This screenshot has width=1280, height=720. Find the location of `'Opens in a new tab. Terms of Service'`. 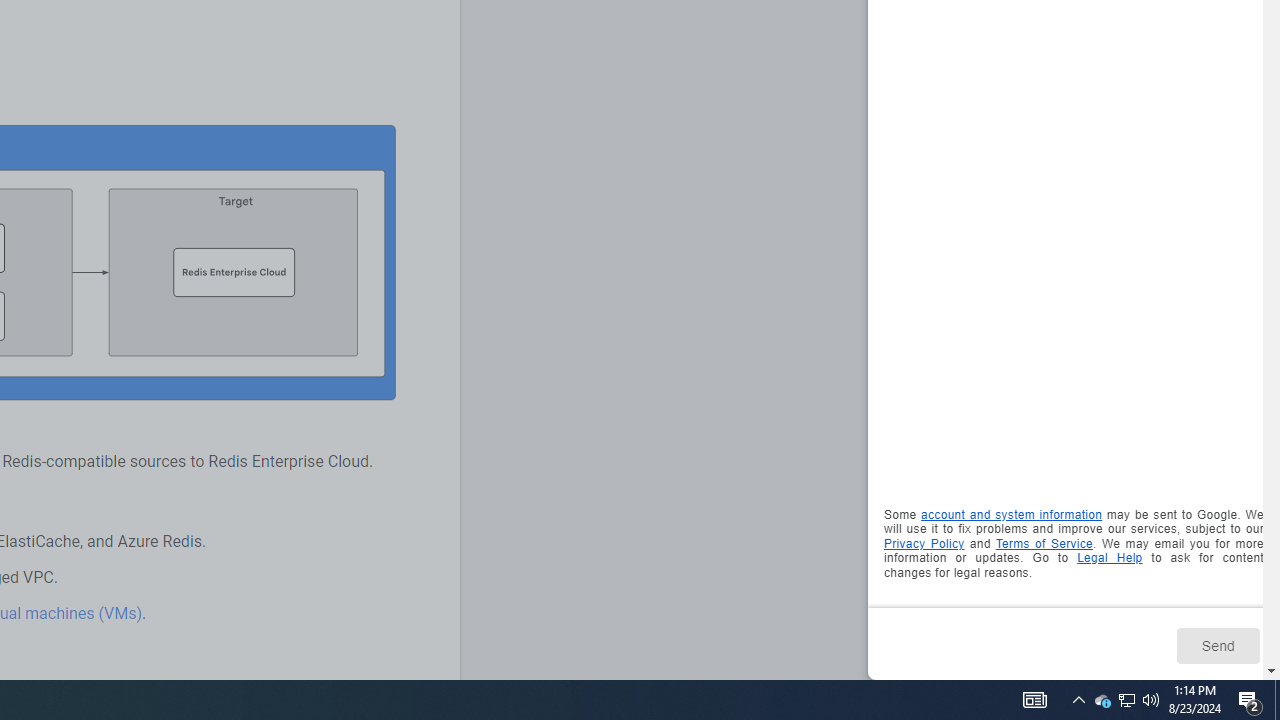

'Opens in a new tab. Terms of Service' is located at coordinates (1043, 543).